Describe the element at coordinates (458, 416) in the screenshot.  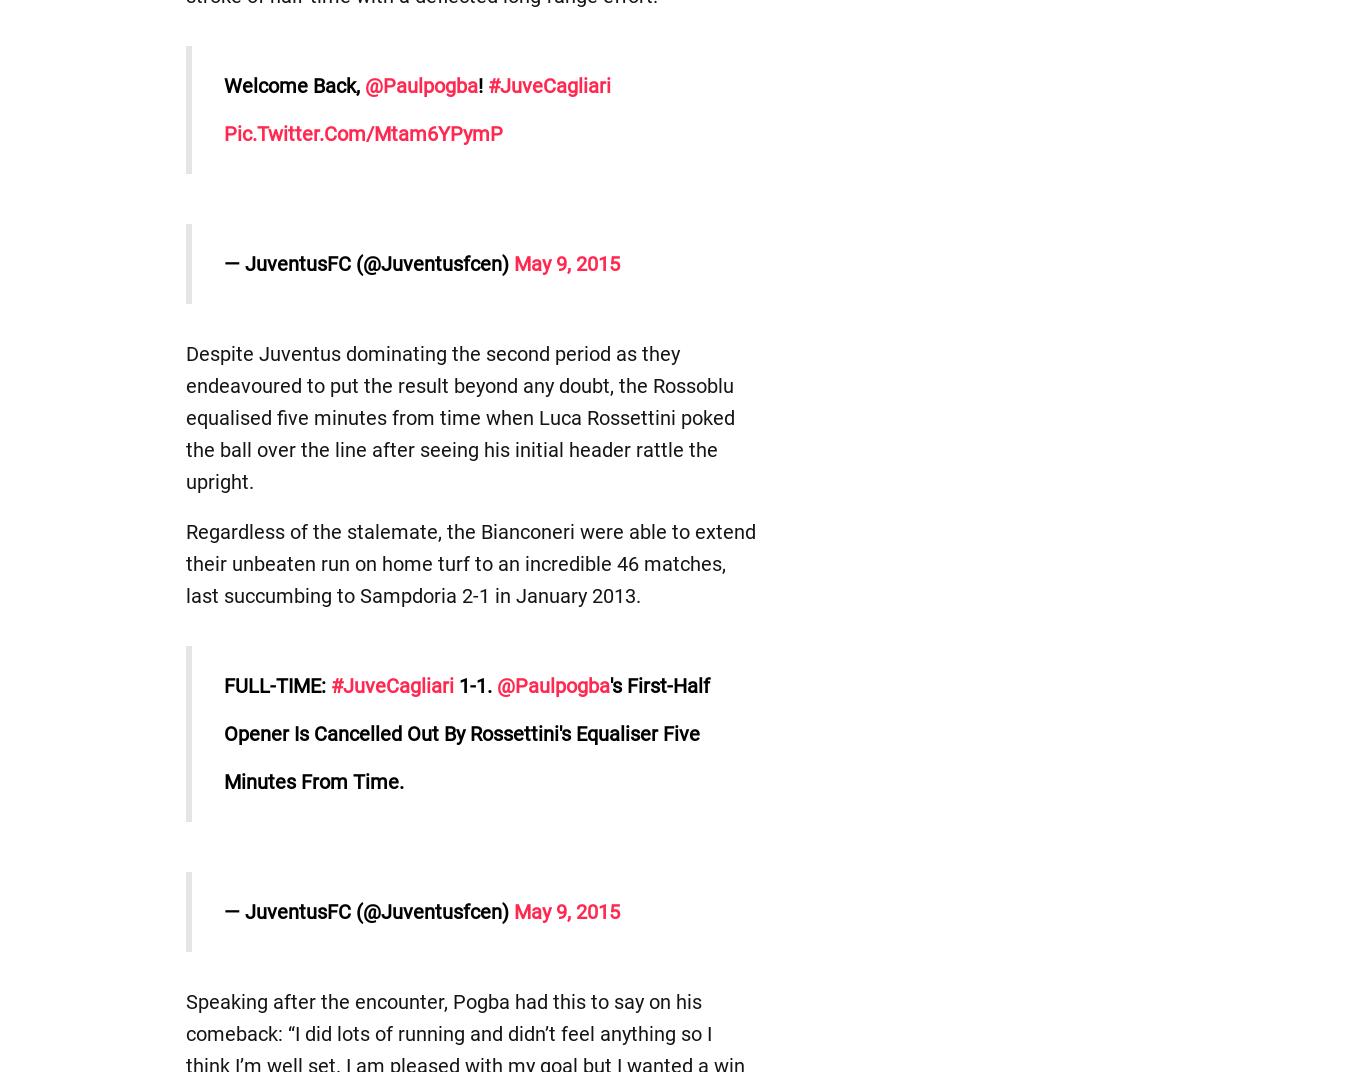
I see `'Despite Juventus dominating the second period as they endeavoured to put the result beyond any doubt, the Rossoblu equalised five minutes from time when Luca Rossettini poked the ball over the line after seeing his initial header rattle the upright.'` at that location.